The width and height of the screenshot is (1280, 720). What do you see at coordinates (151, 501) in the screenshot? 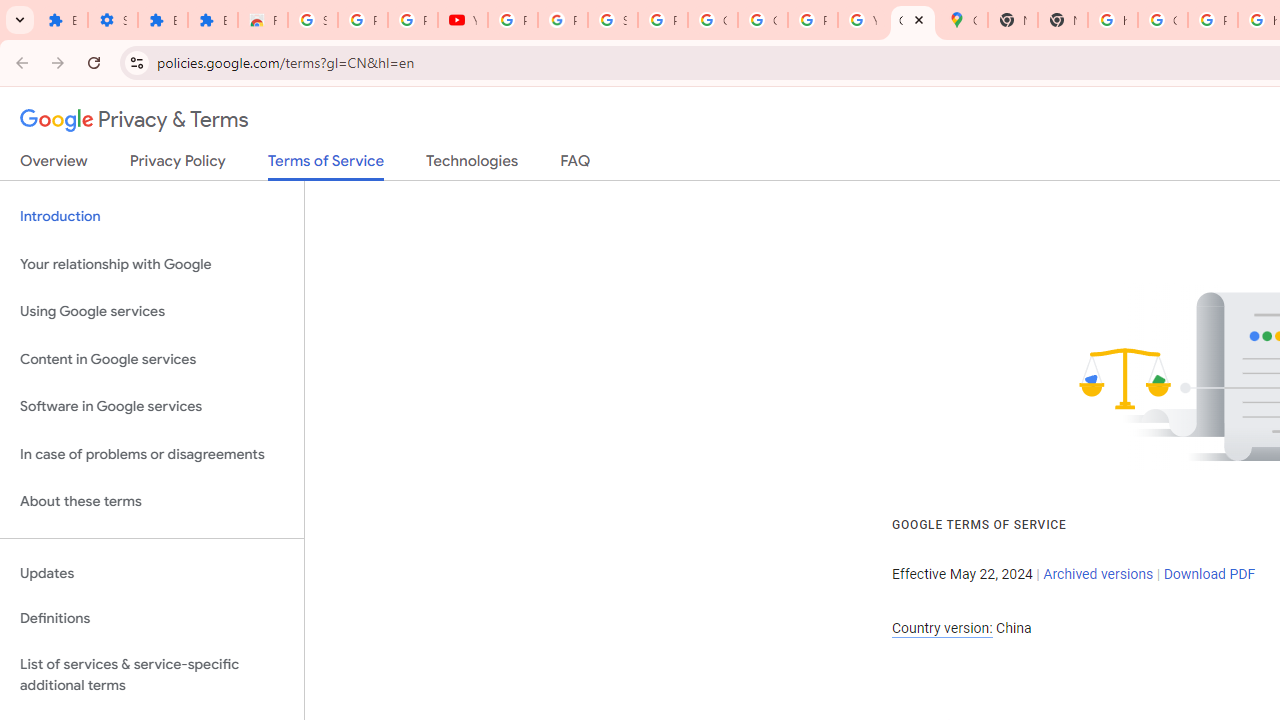
I see `'About these terms'` at bounding box center [151, 501].